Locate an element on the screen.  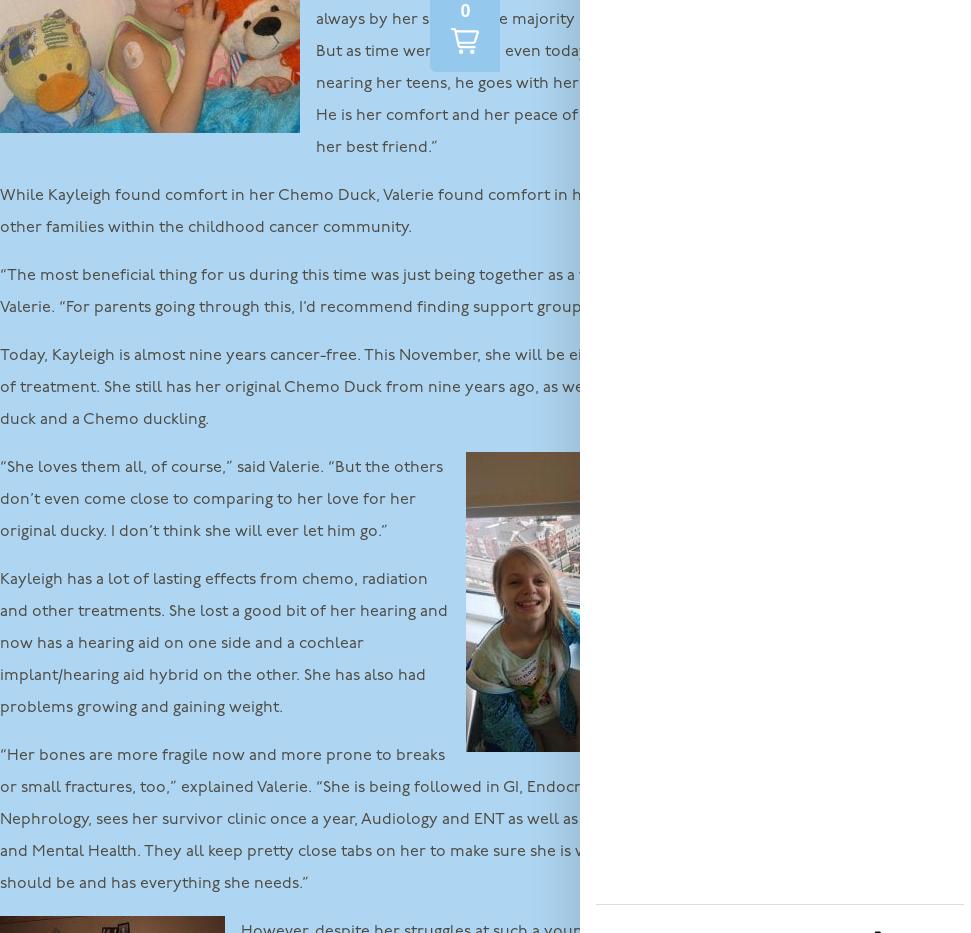
'January 2015' is located at coordinates (776, 457).